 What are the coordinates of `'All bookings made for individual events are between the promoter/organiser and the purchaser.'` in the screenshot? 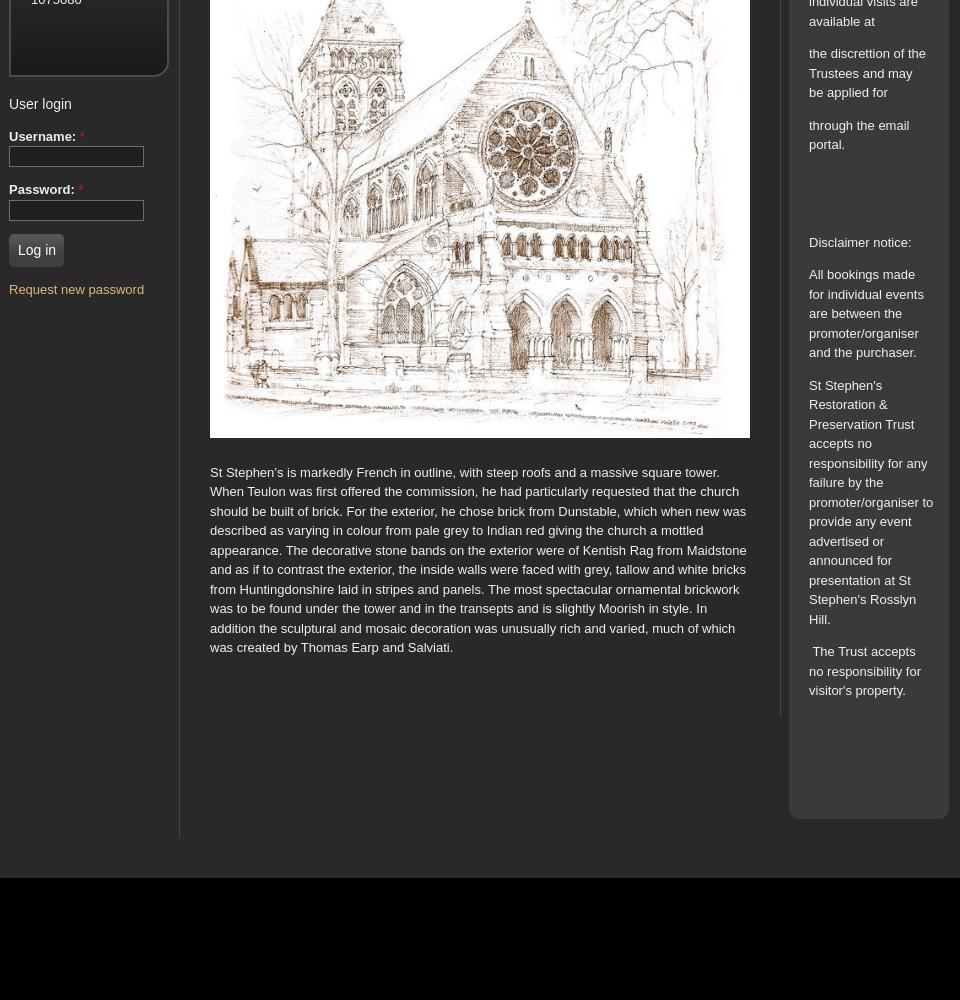 It's located at (808, 312).